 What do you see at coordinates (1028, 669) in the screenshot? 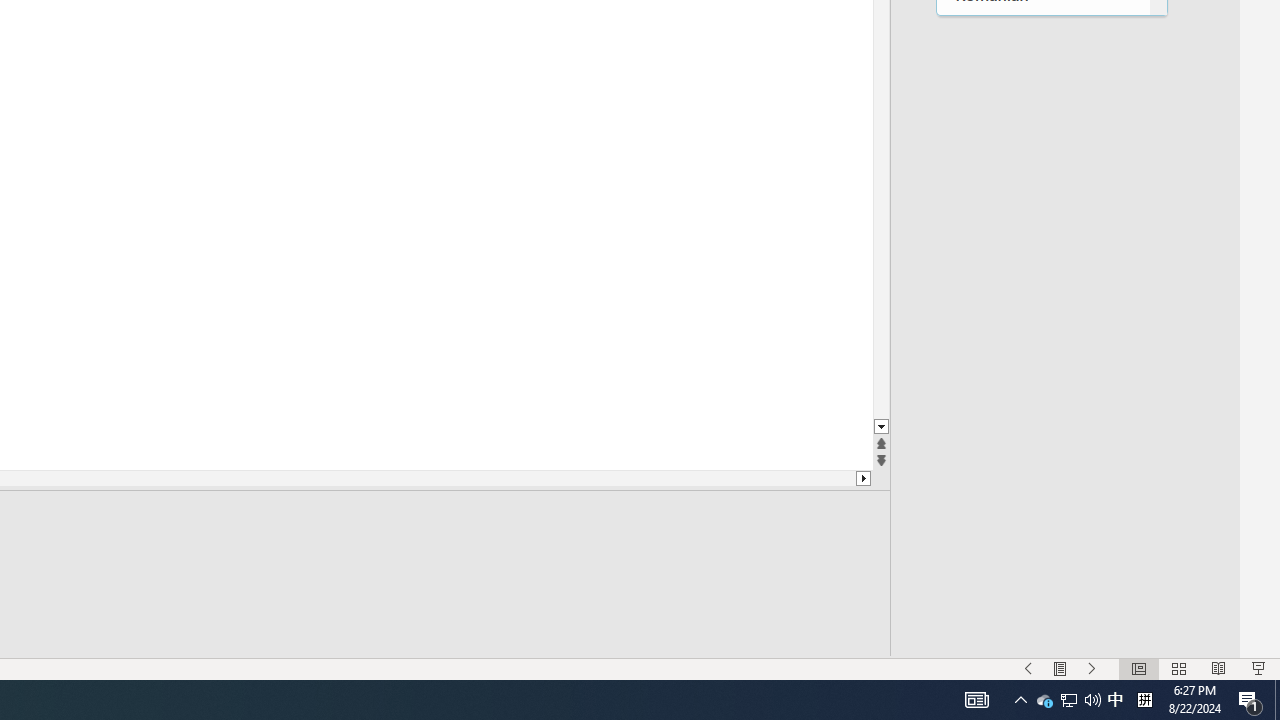
I see `'Slide Show Previous On'` at bounding box center [1028, 669].